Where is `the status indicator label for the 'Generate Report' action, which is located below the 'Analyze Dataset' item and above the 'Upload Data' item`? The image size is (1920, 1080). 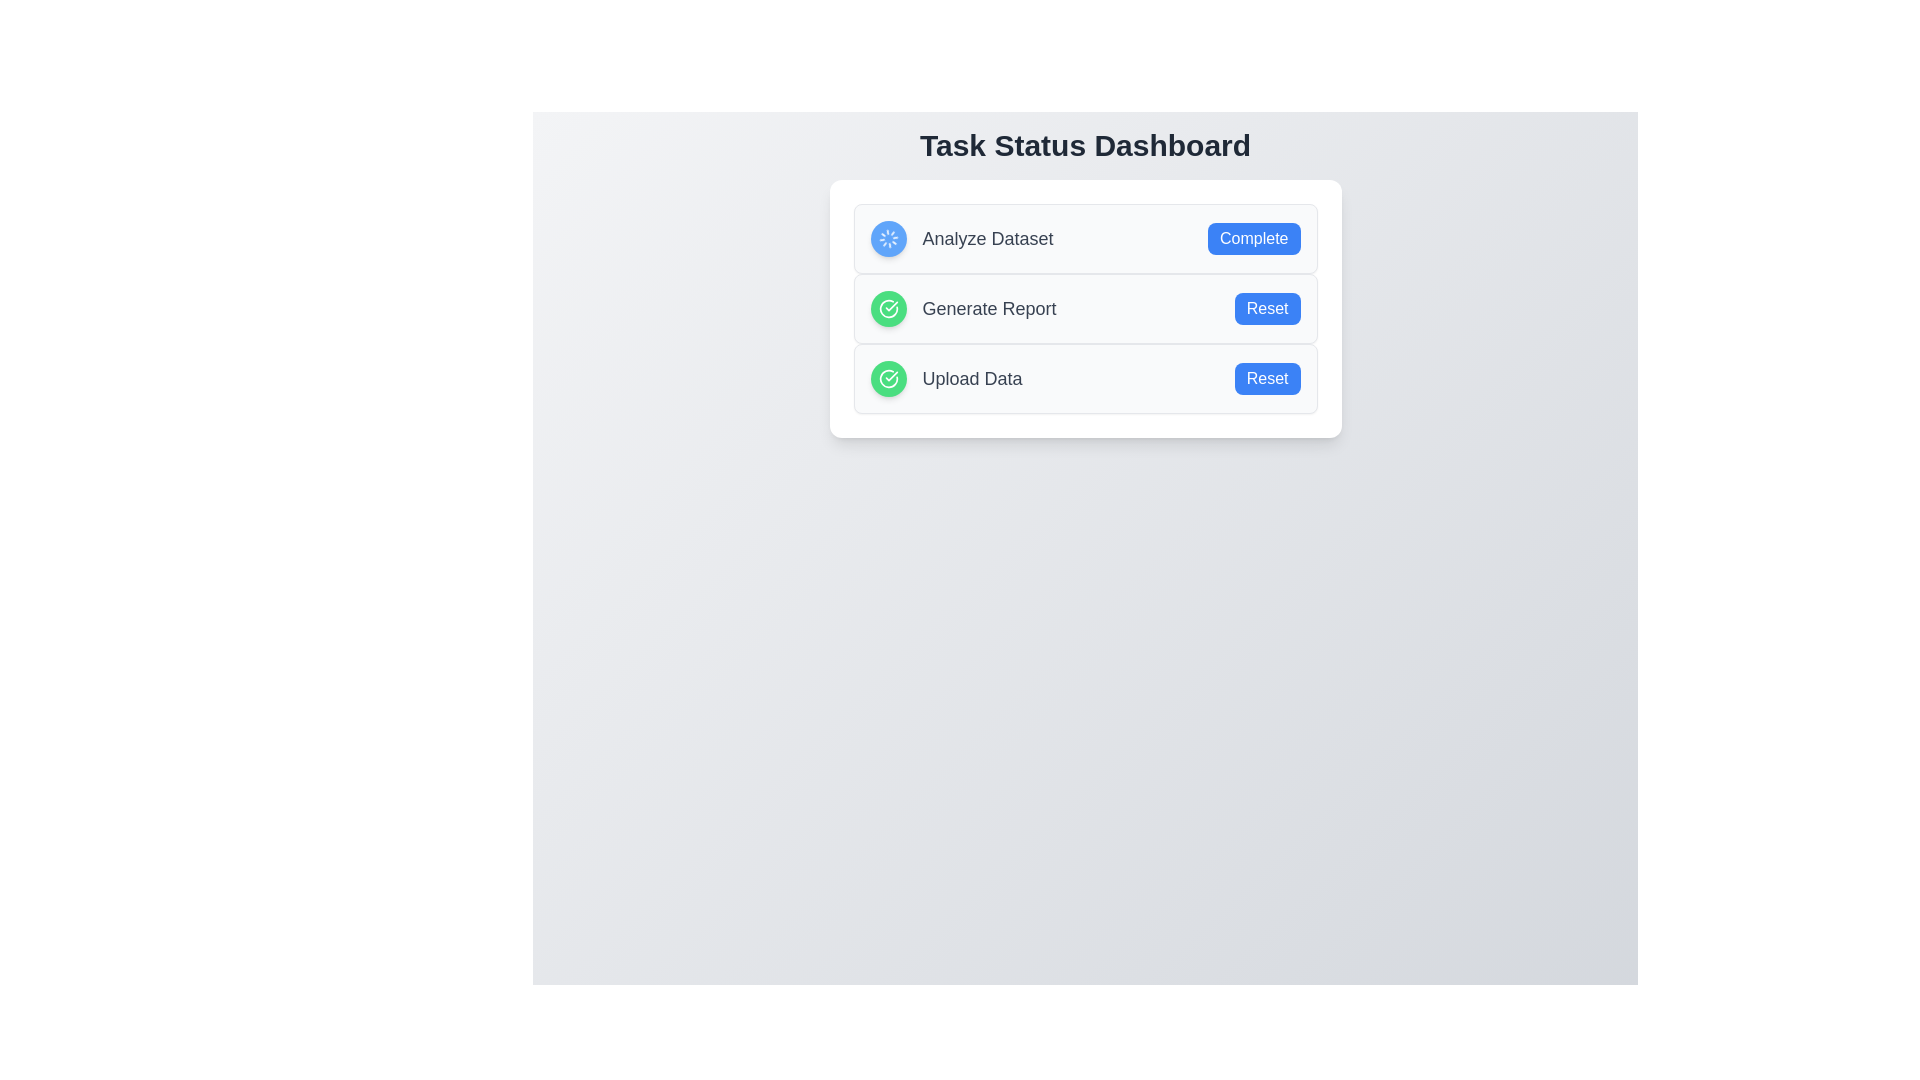
the status indicator label for the 'Generate Report' action, which is located below the 'Analyze Dataset' item and above the 'Upload Data' item is located at coordinates (963, 308).